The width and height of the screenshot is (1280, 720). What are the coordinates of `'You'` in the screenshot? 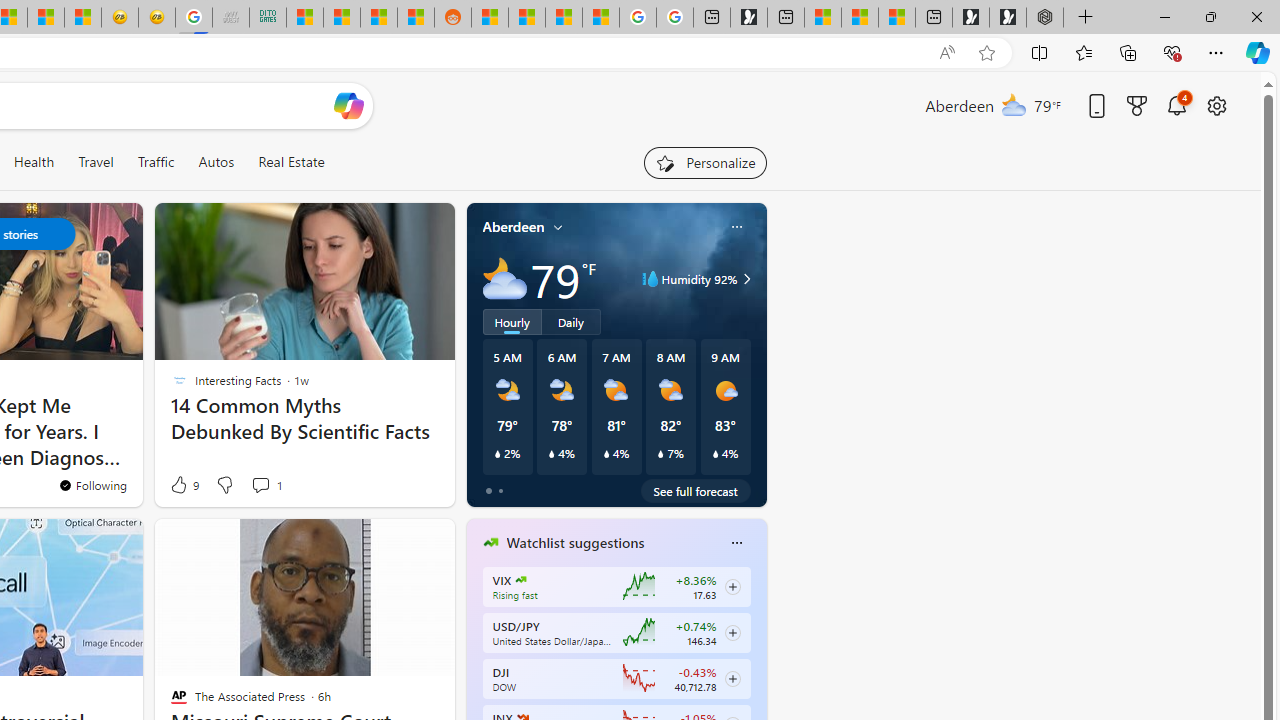 It's located at (91, 485).